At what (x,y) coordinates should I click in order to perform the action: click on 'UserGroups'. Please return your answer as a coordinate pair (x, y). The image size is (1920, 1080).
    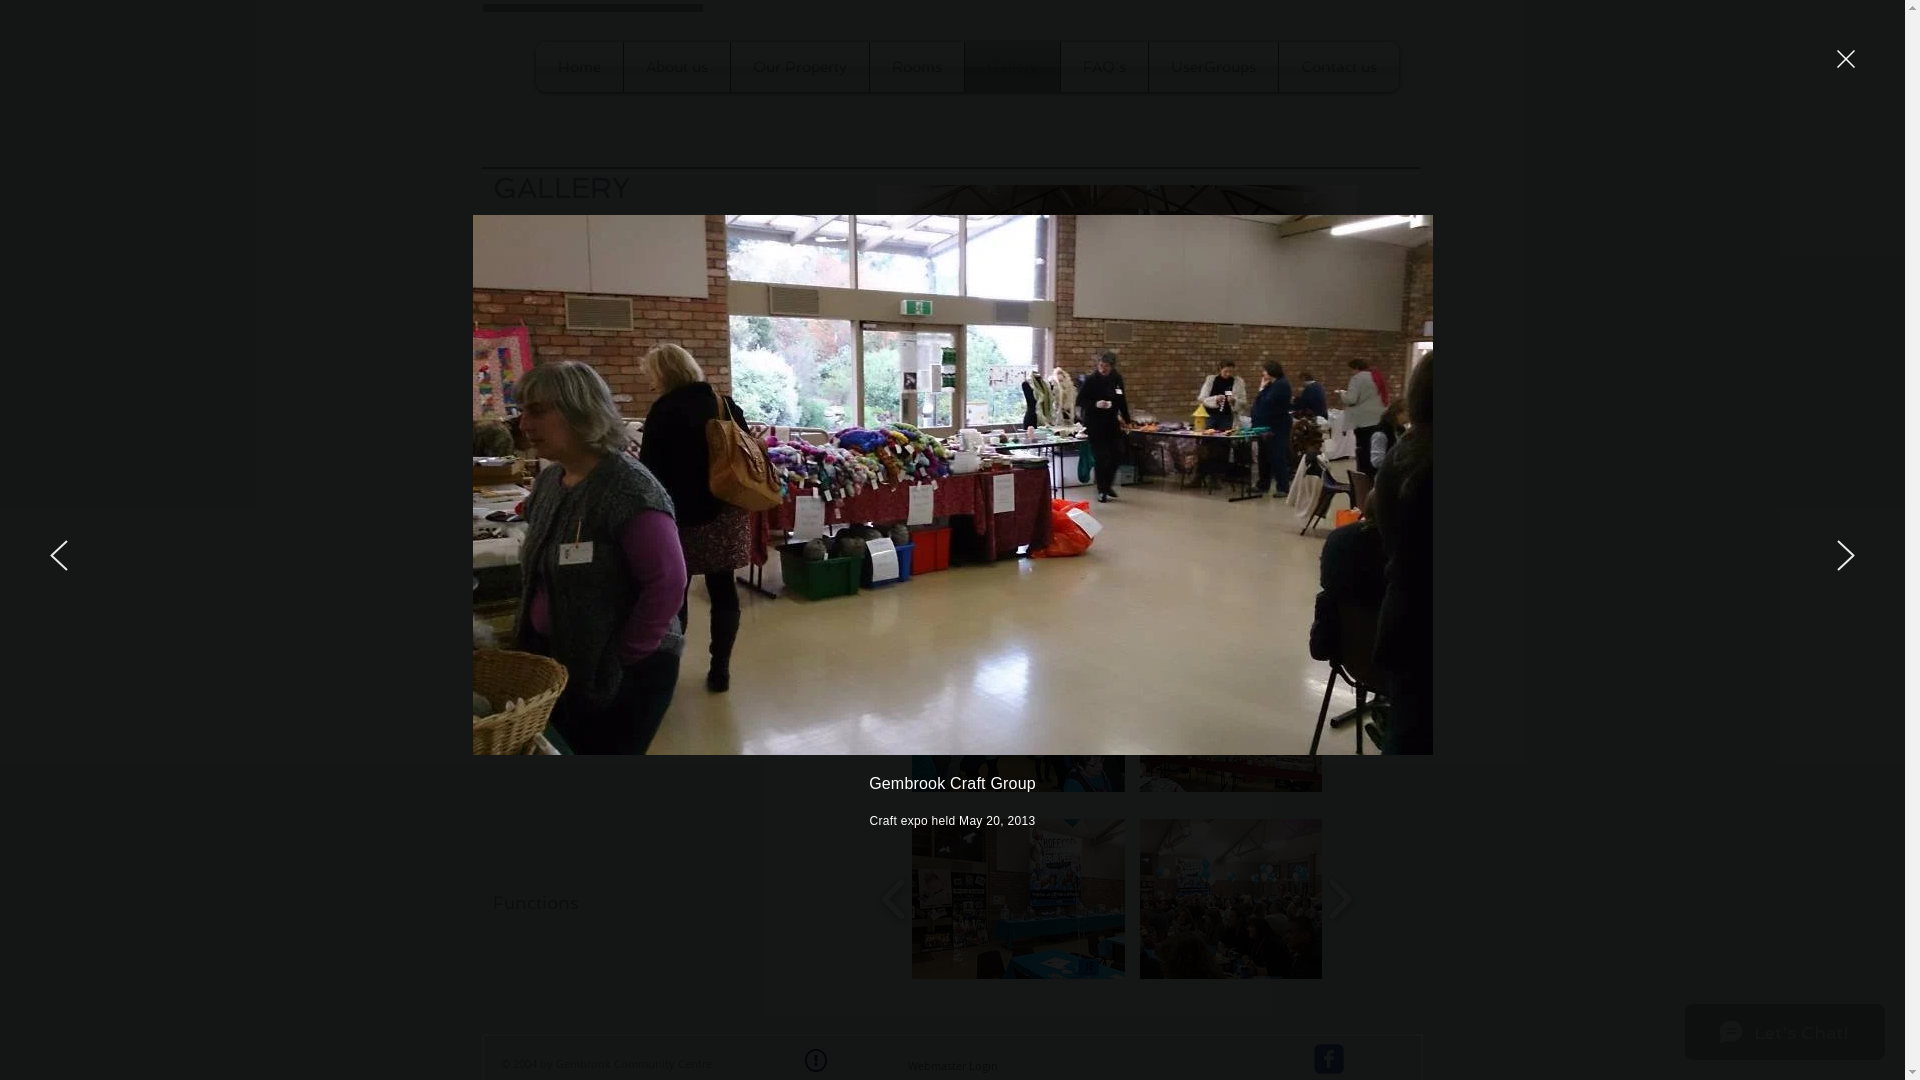
    Looking at the image, I should click on (1211, 65).